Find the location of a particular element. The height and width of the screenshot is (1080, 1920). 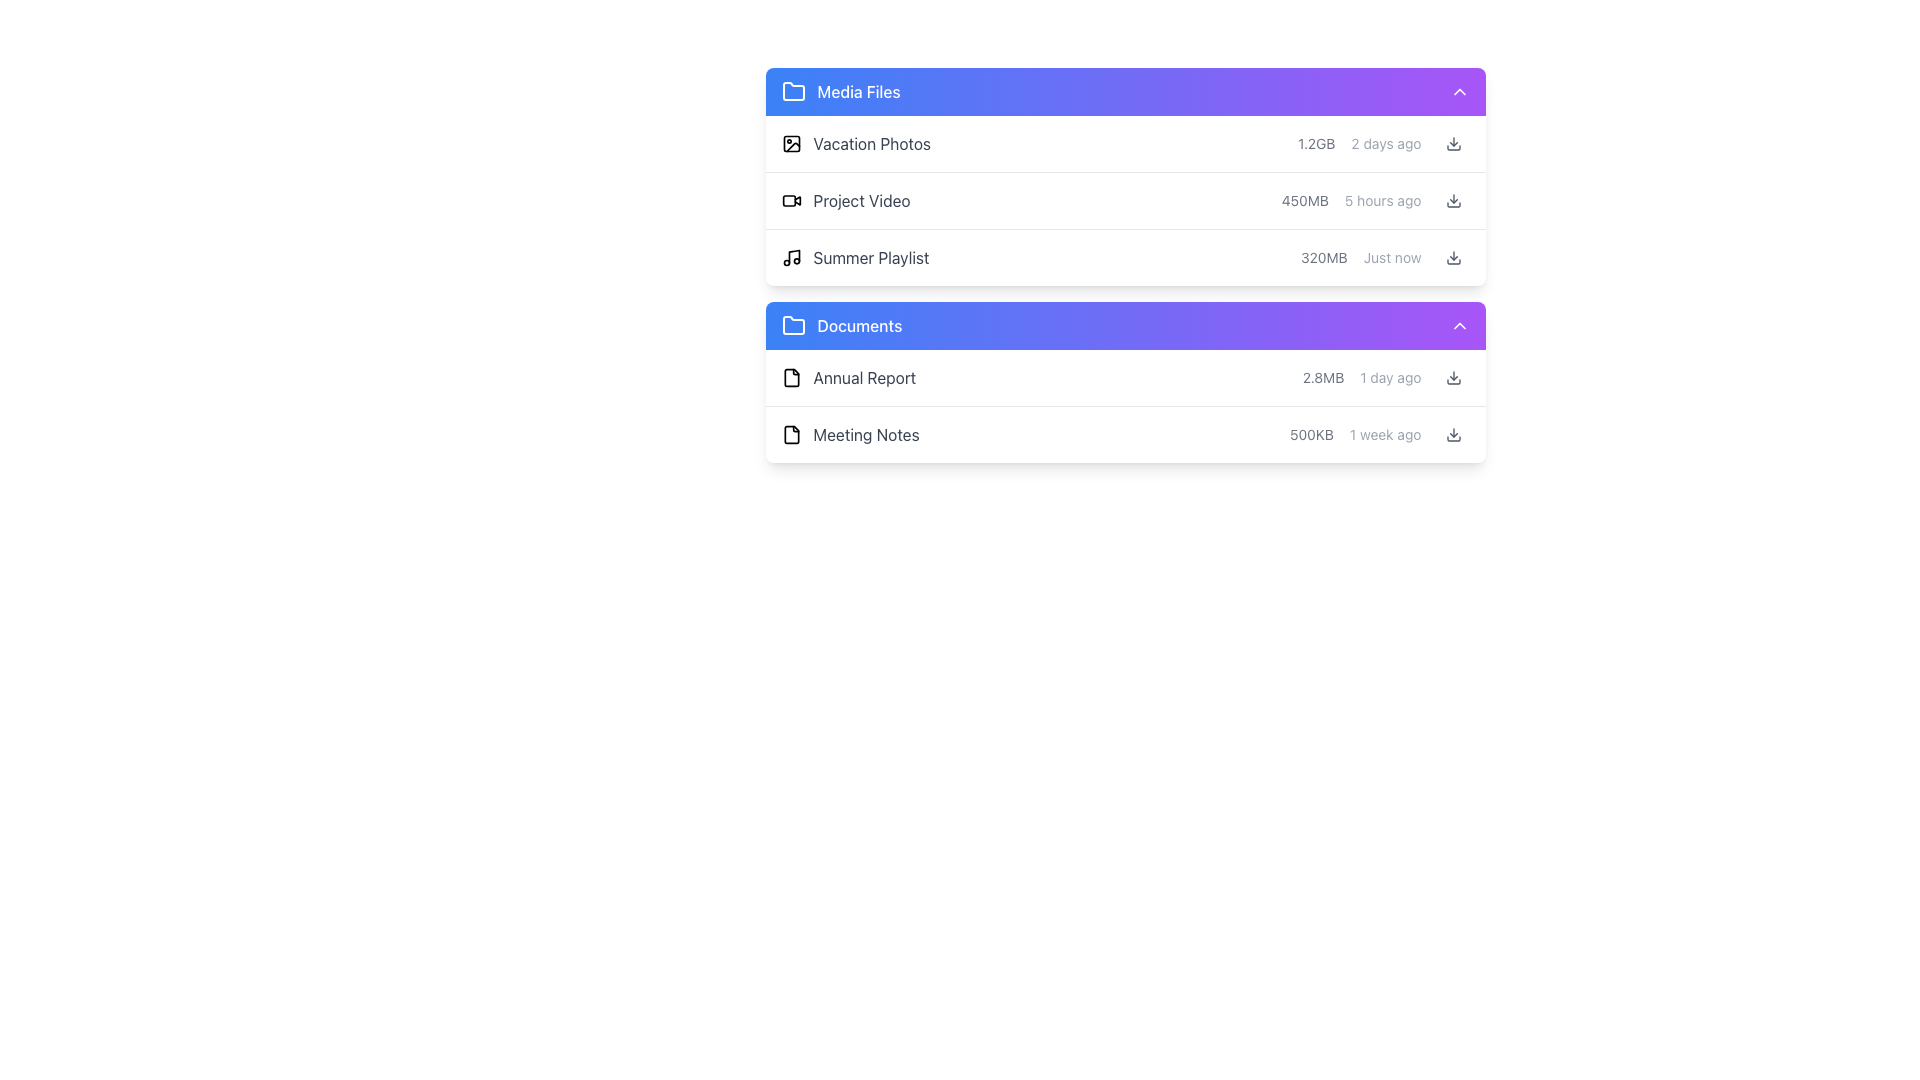

the 'Media Files' static text element, which serves as a label for the section containing media files, located to the right of an SVG folder icon is located at coordinates (859, 92).